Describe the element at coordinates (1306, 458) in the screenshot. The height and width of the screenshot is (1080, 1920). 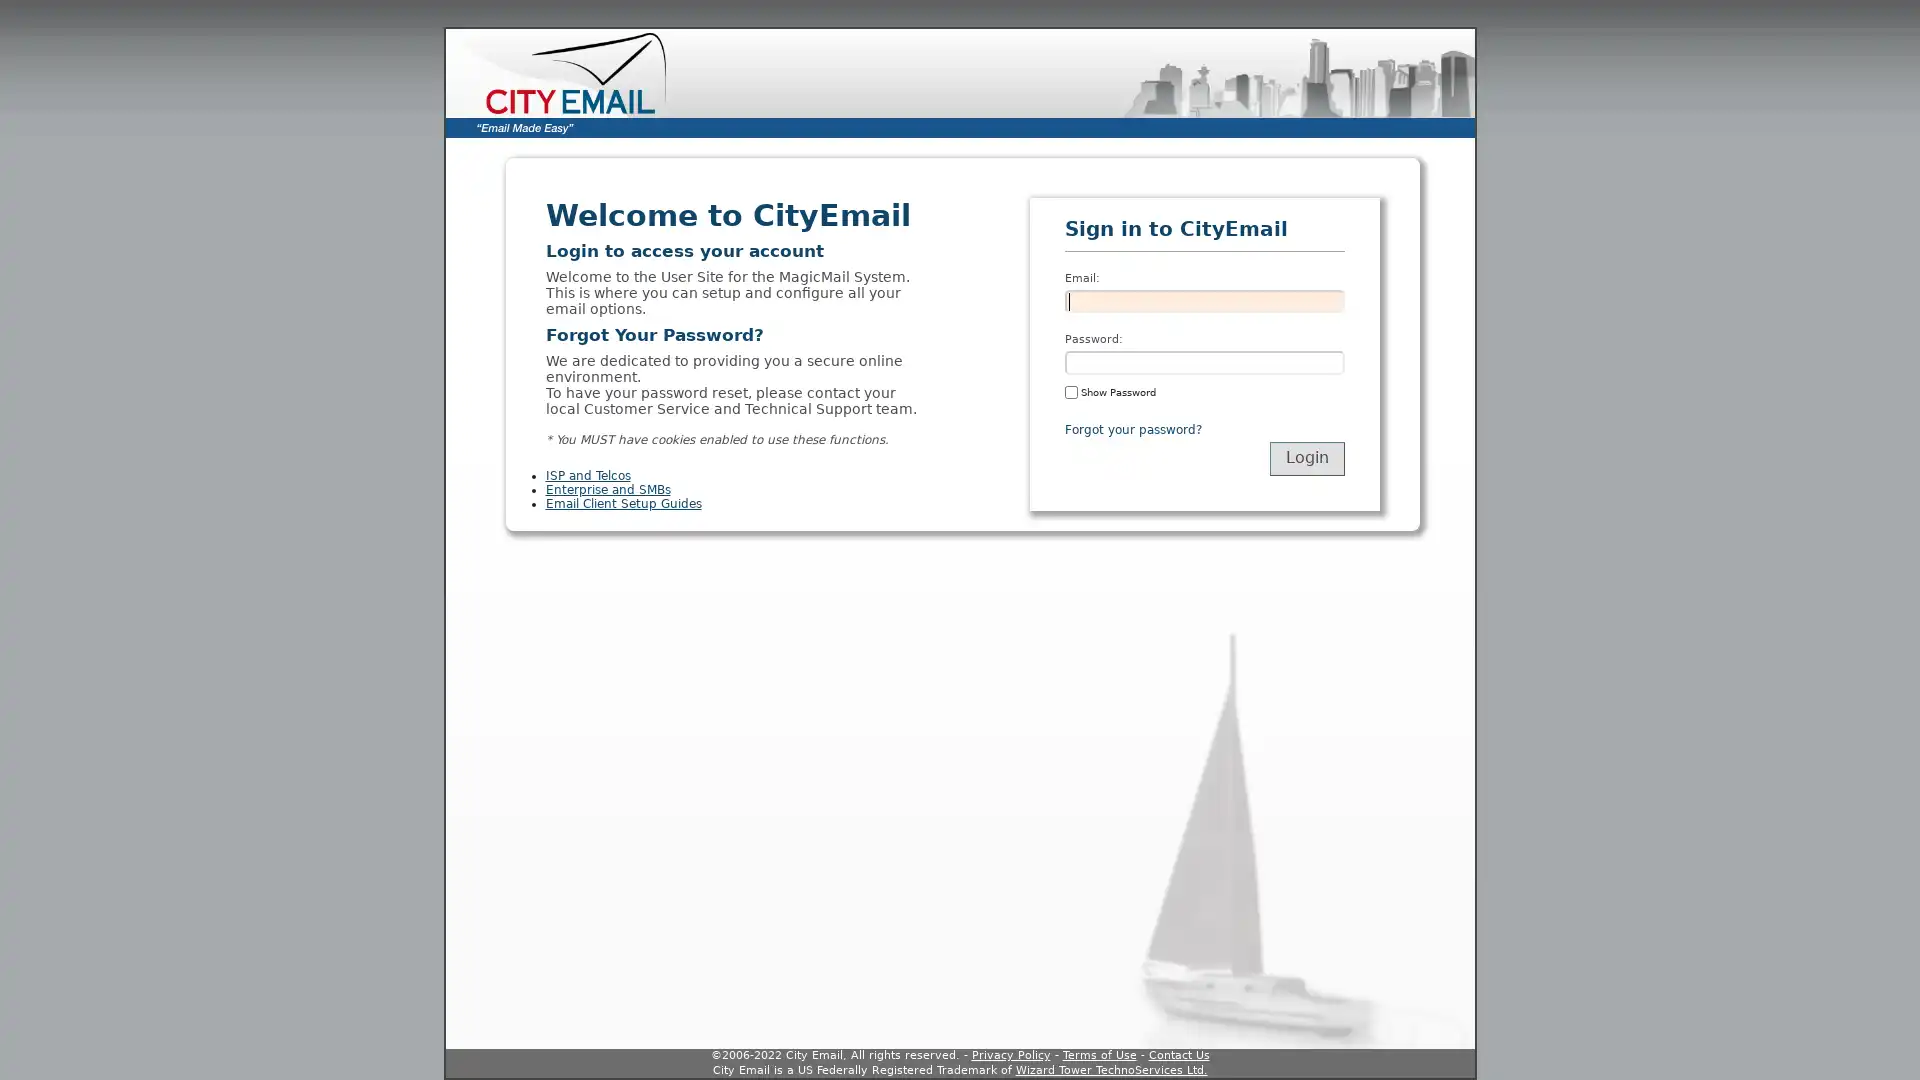
I see `Login` at that location.